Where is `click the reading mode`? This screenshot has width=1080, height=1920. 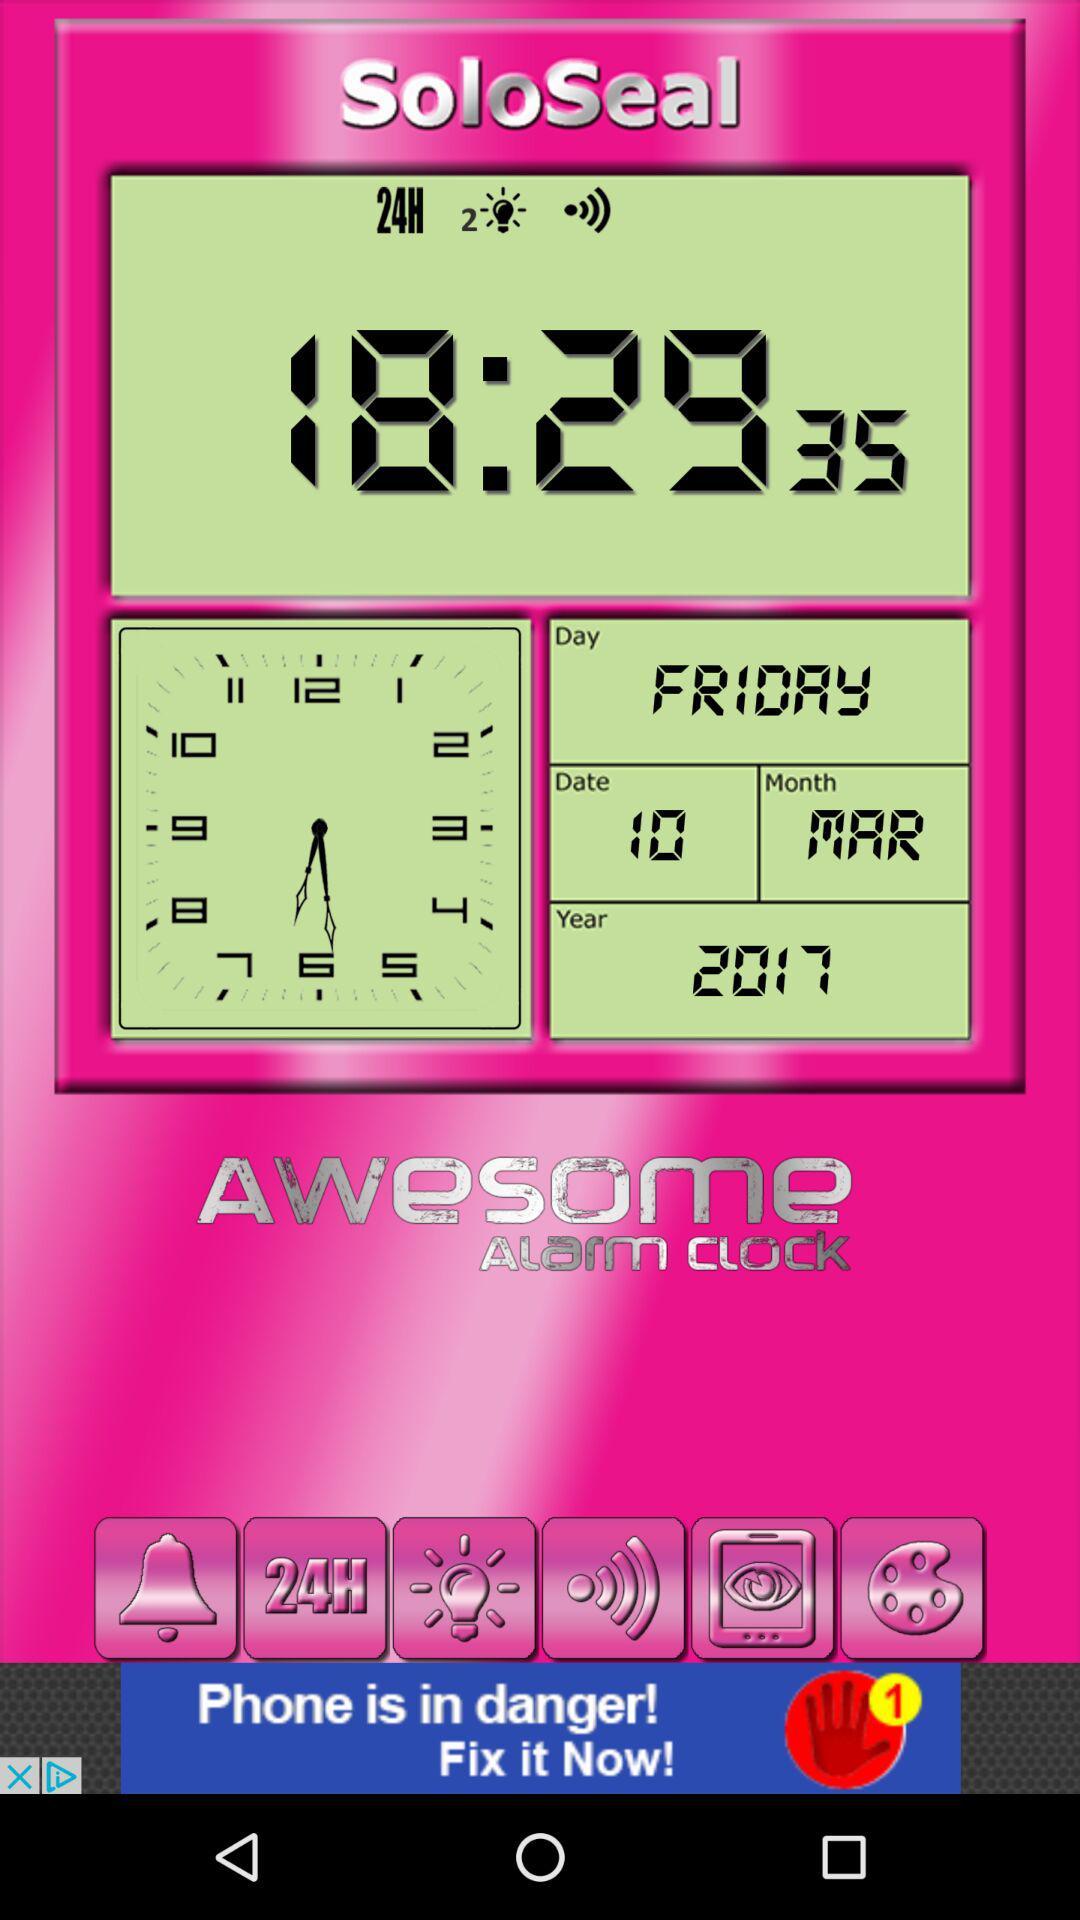 click the reading mode is located at coordinates (763, 1587).